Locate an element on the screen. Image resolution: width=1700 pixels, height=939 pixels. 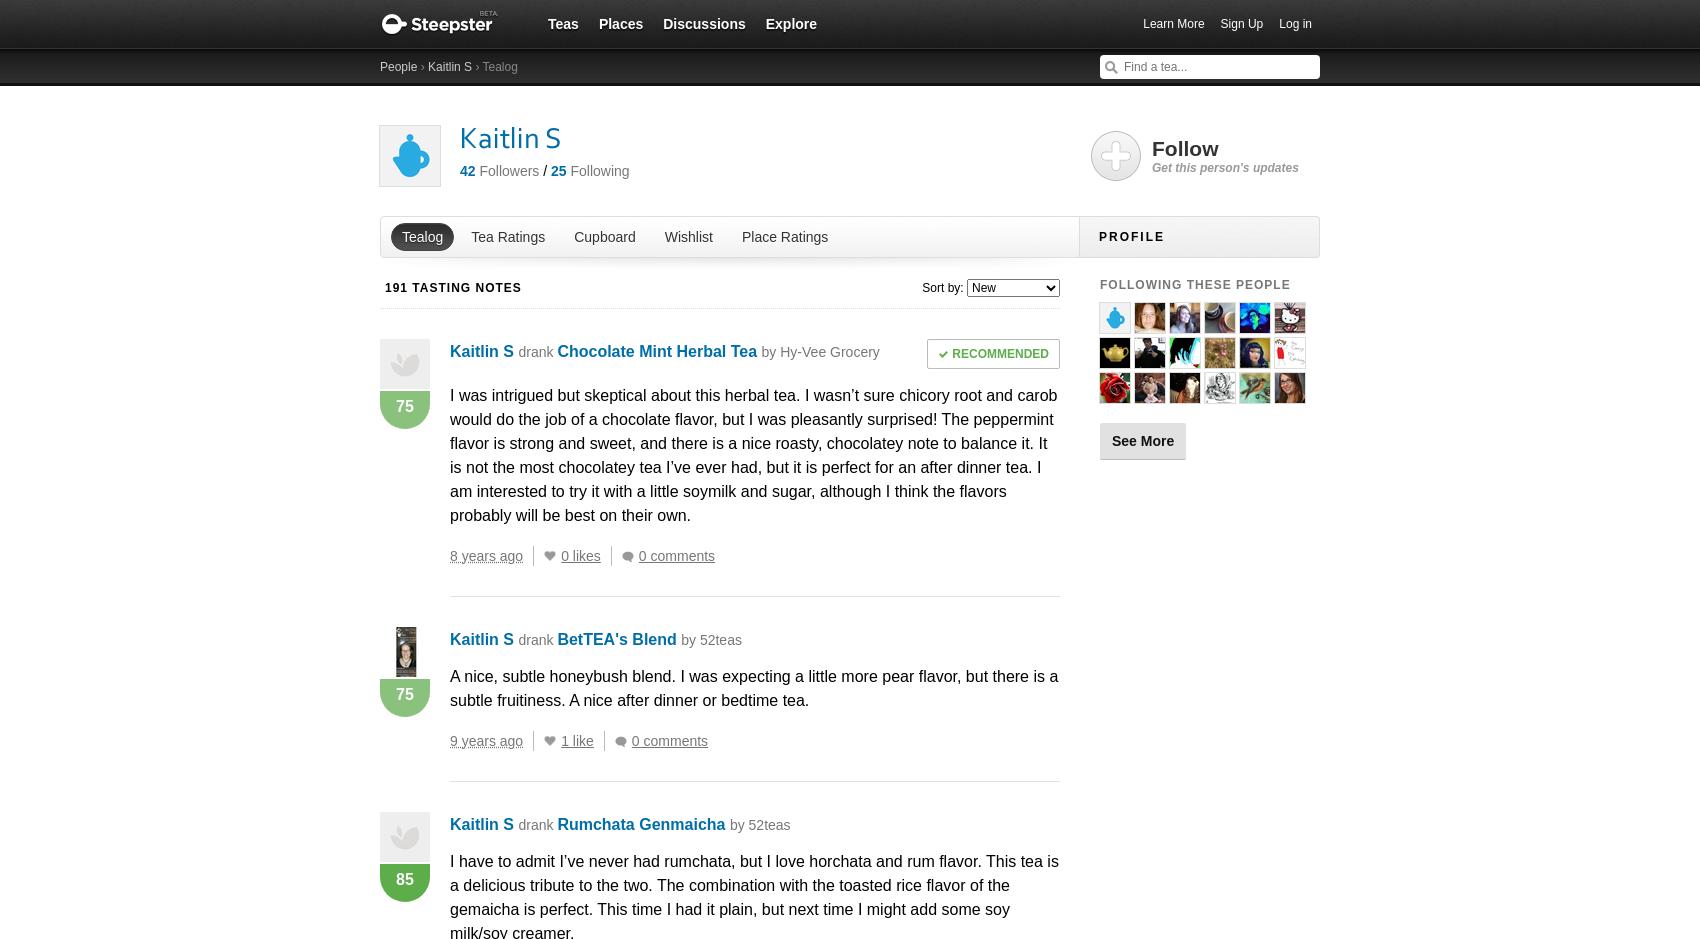
'/' is located at coordinates (546, 170).